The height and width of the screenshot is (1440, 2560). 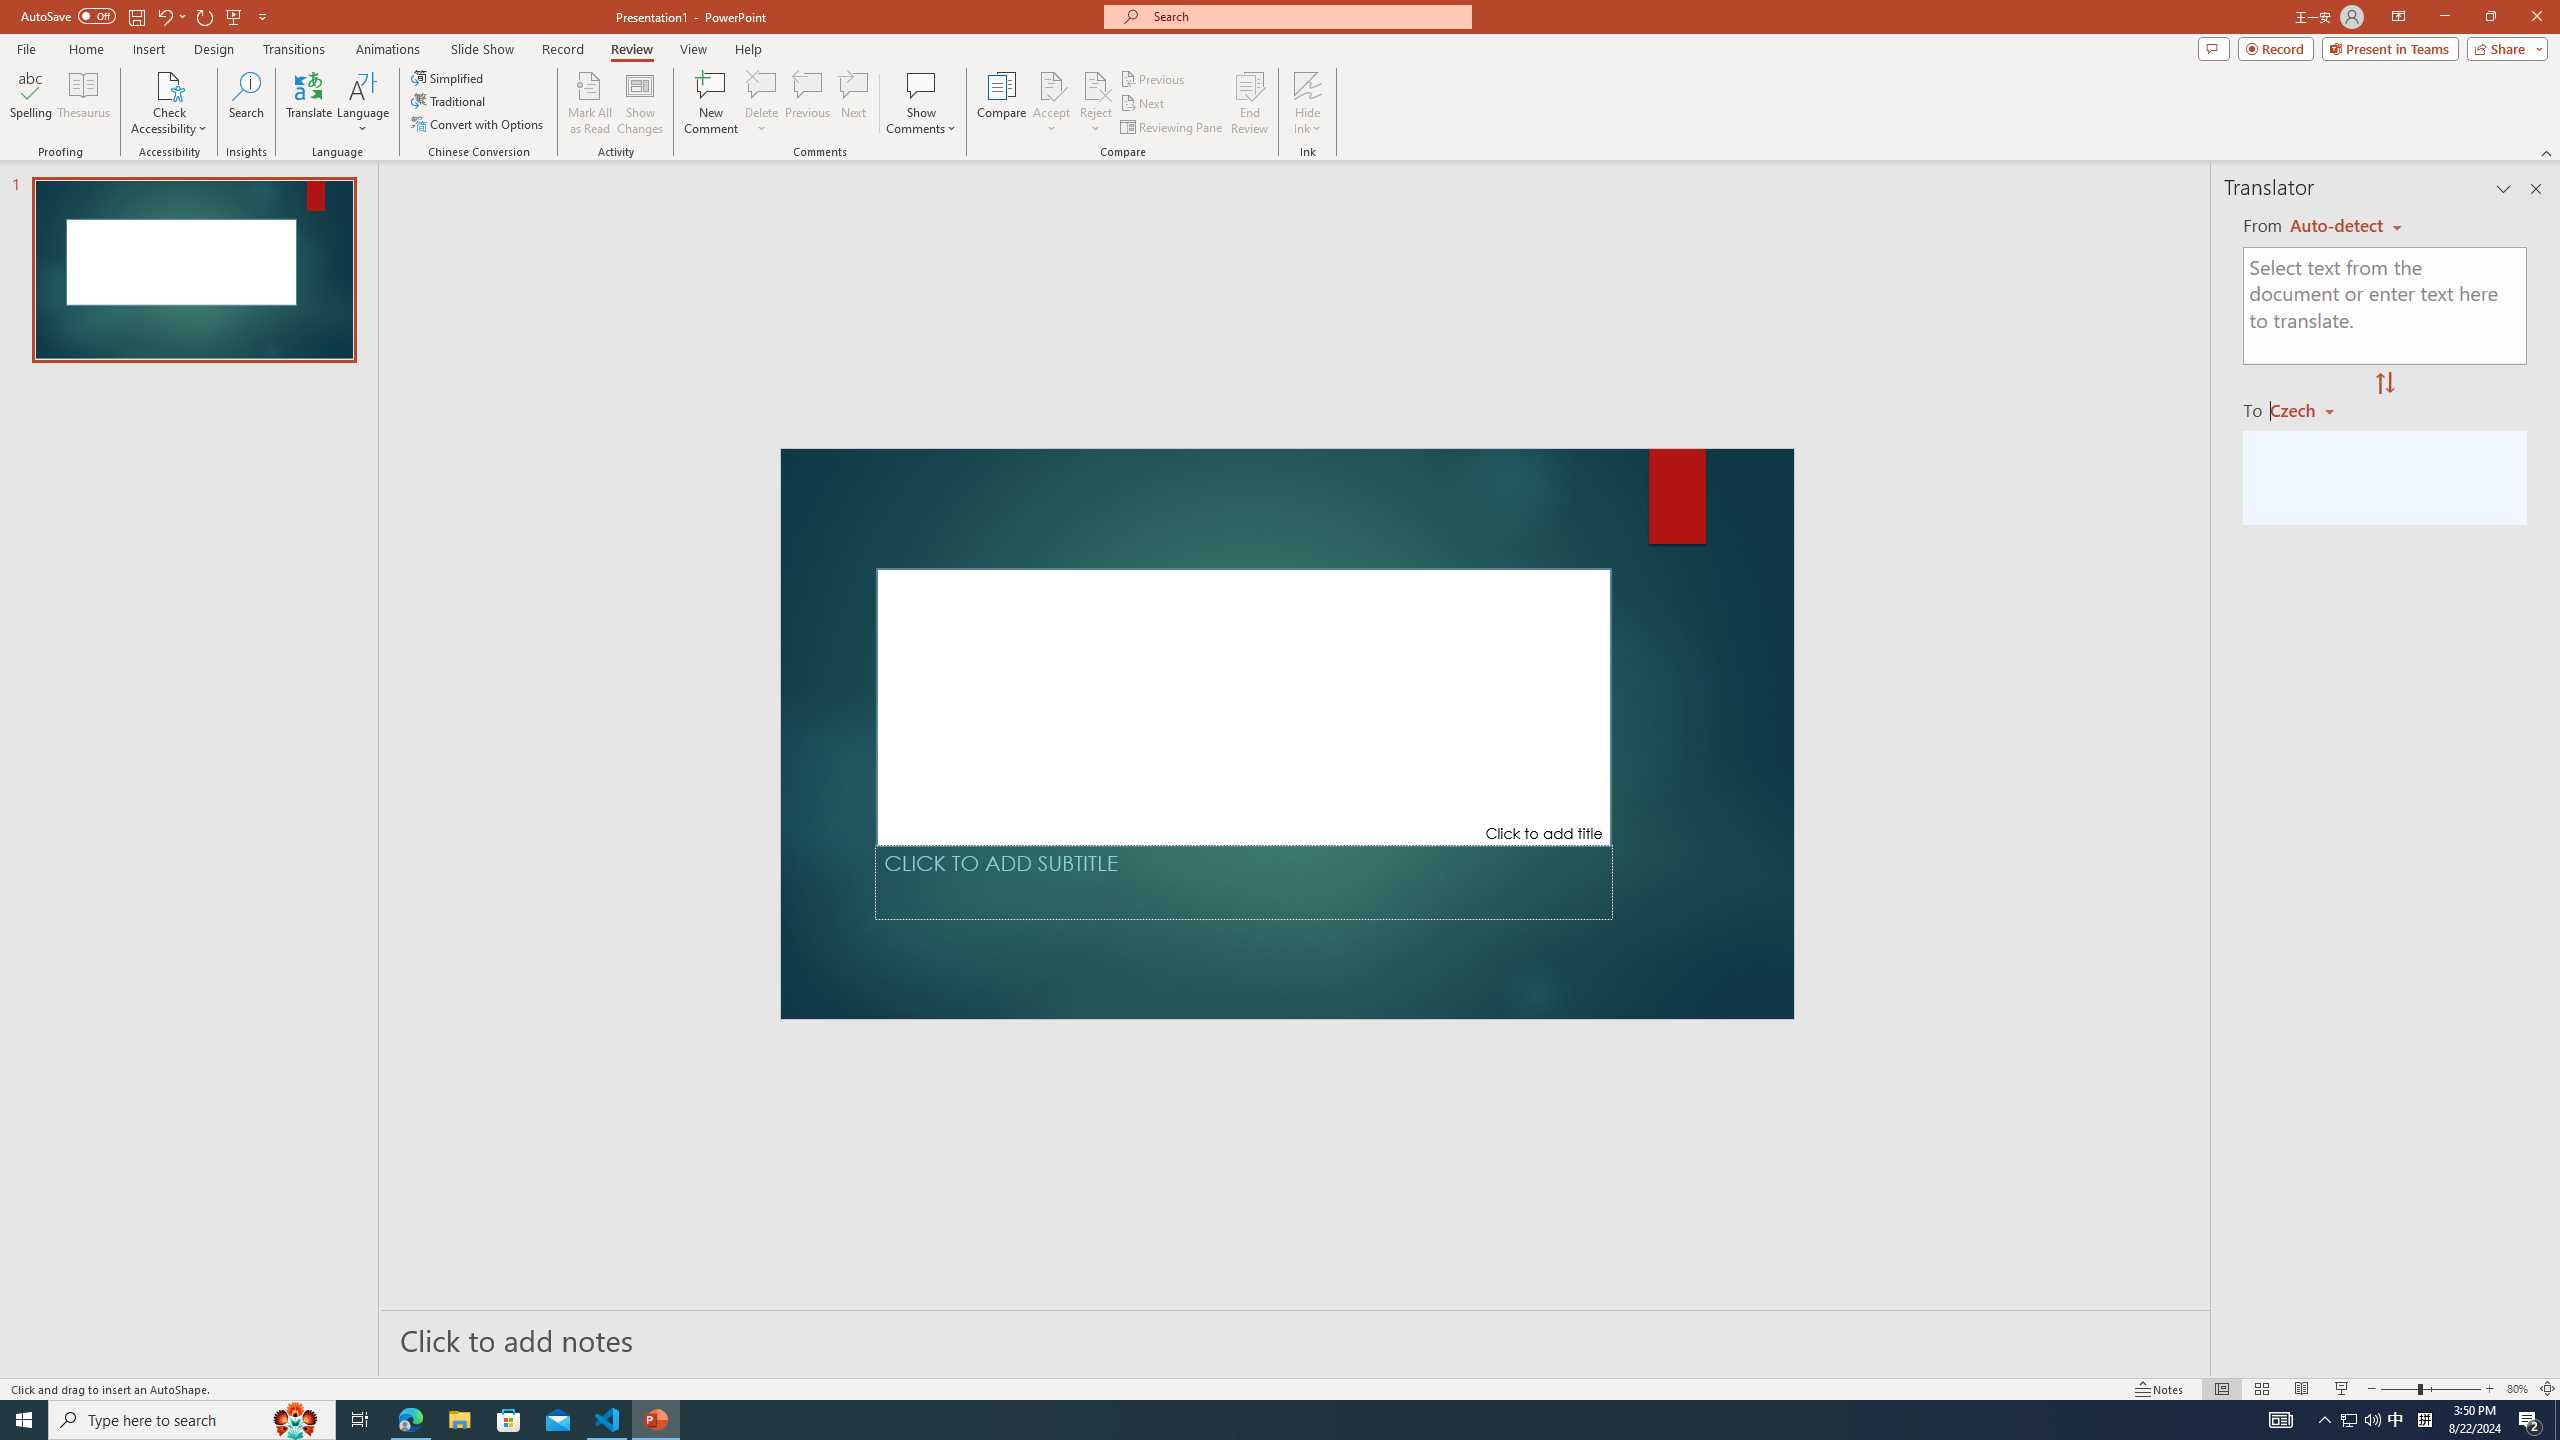 I want to click on 'Mark All as Read', so click(x=590, y=103).